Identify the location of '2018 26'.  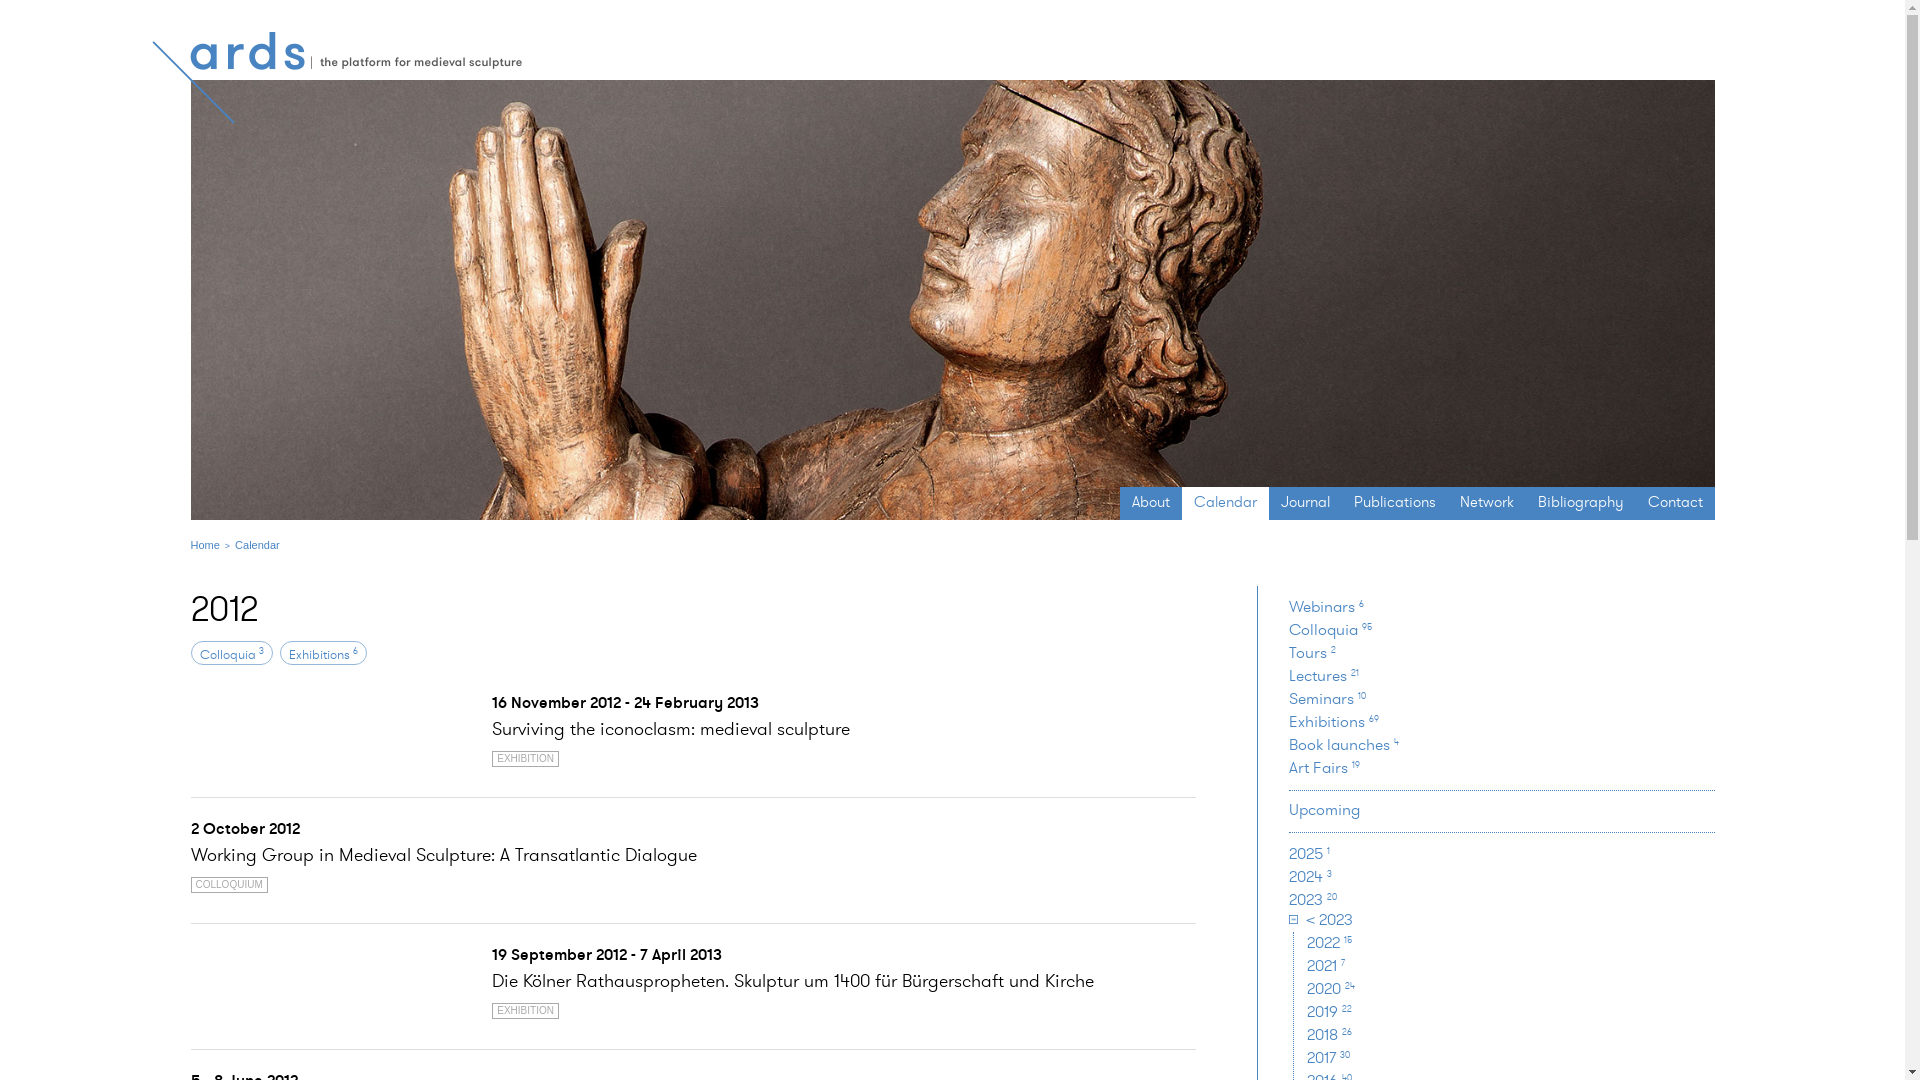
(1306, 1034).